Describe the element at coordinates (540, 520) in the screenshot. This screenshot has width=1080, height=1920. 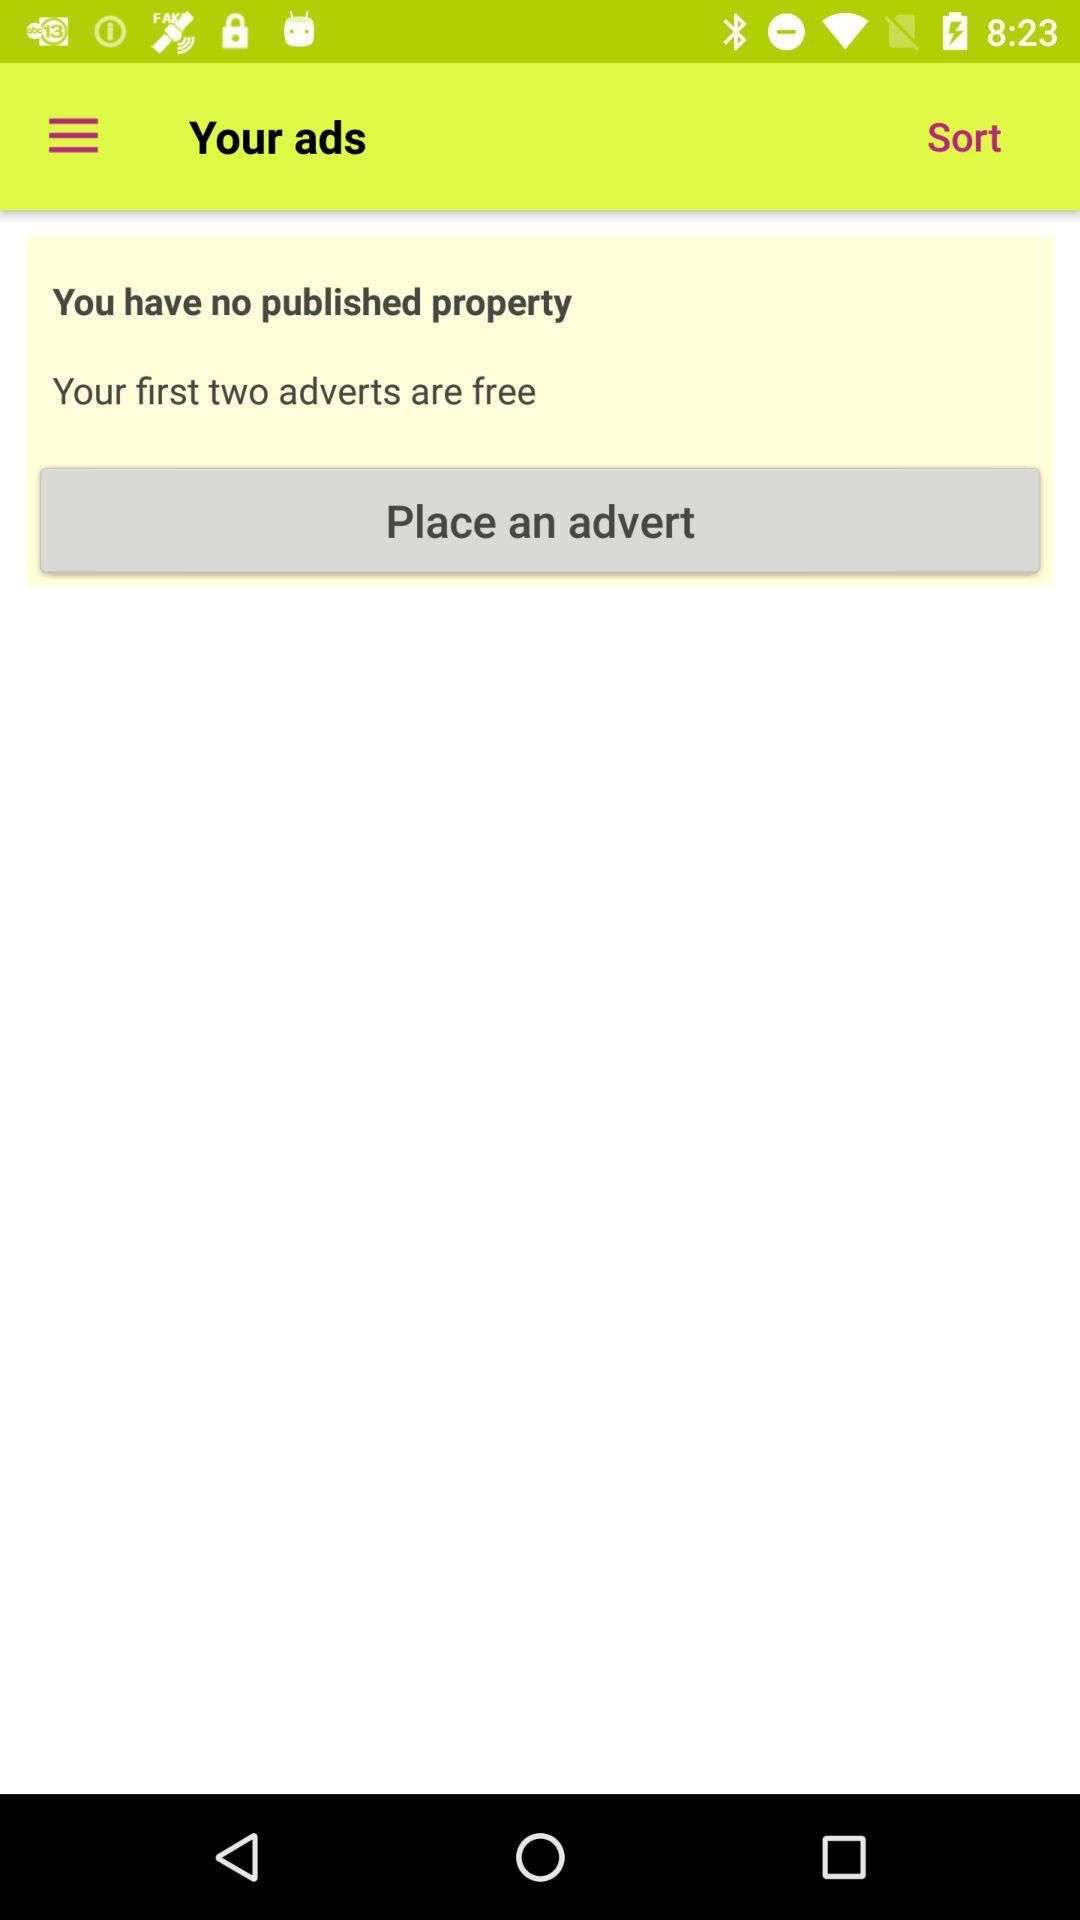
I see `the item below your first two` at that location.